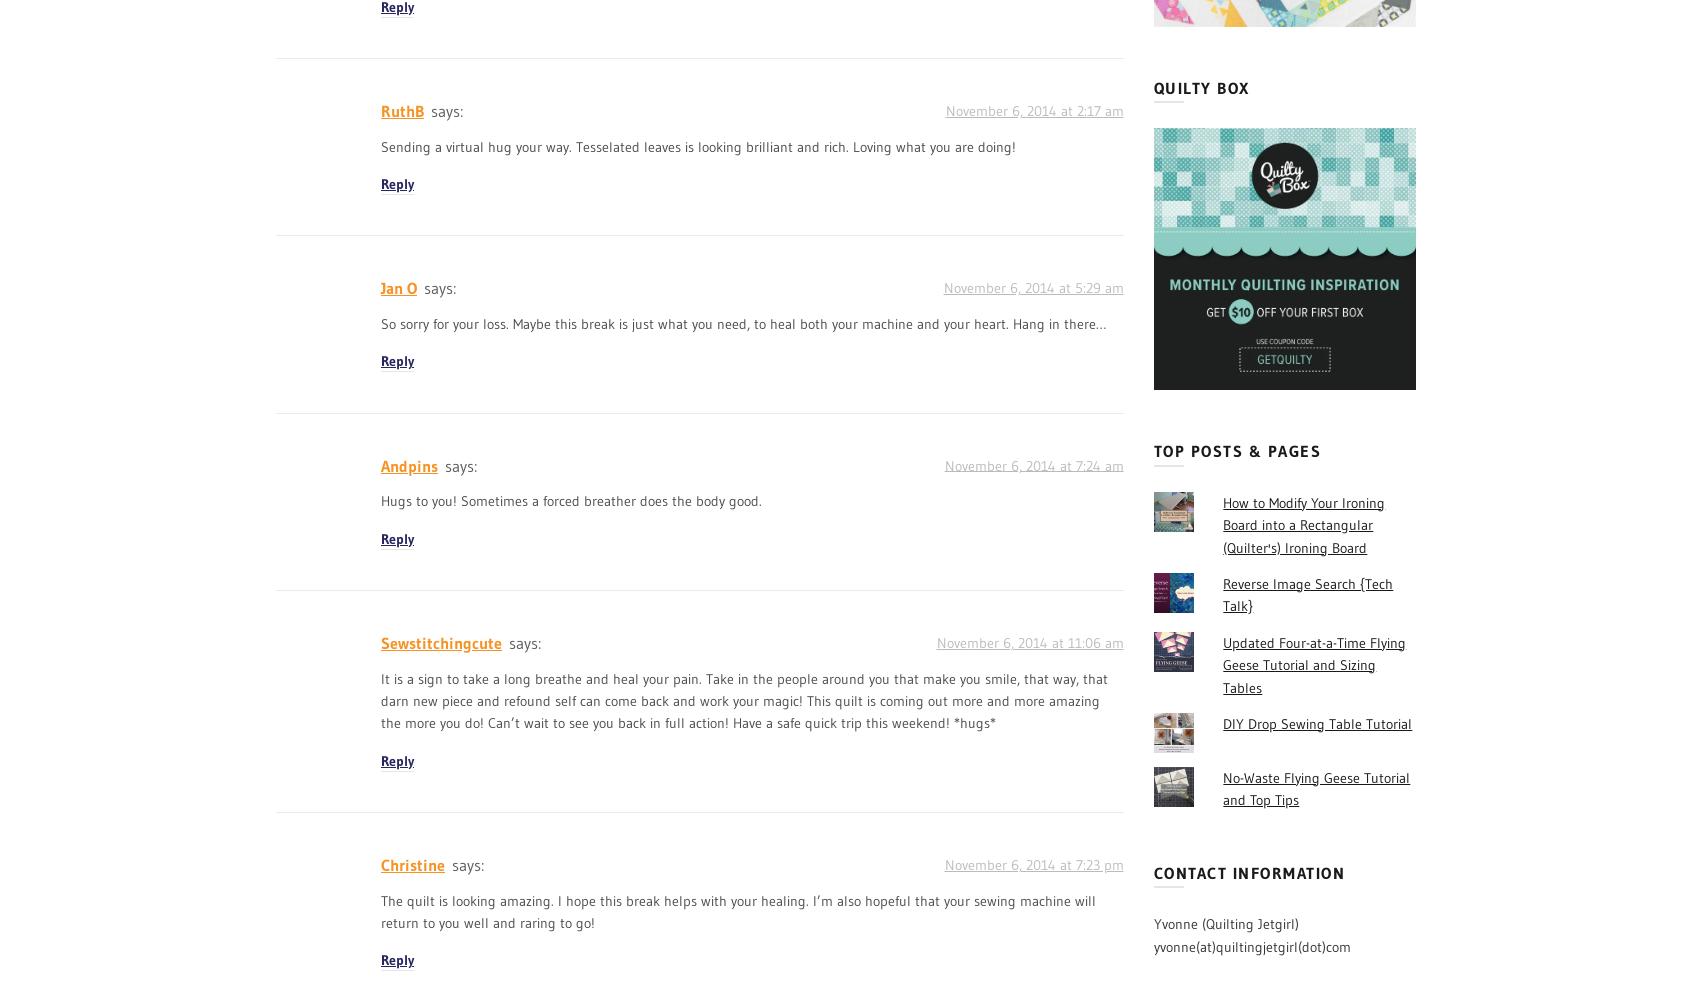  I want to click on 'Contact Information', so click(1249, 872).